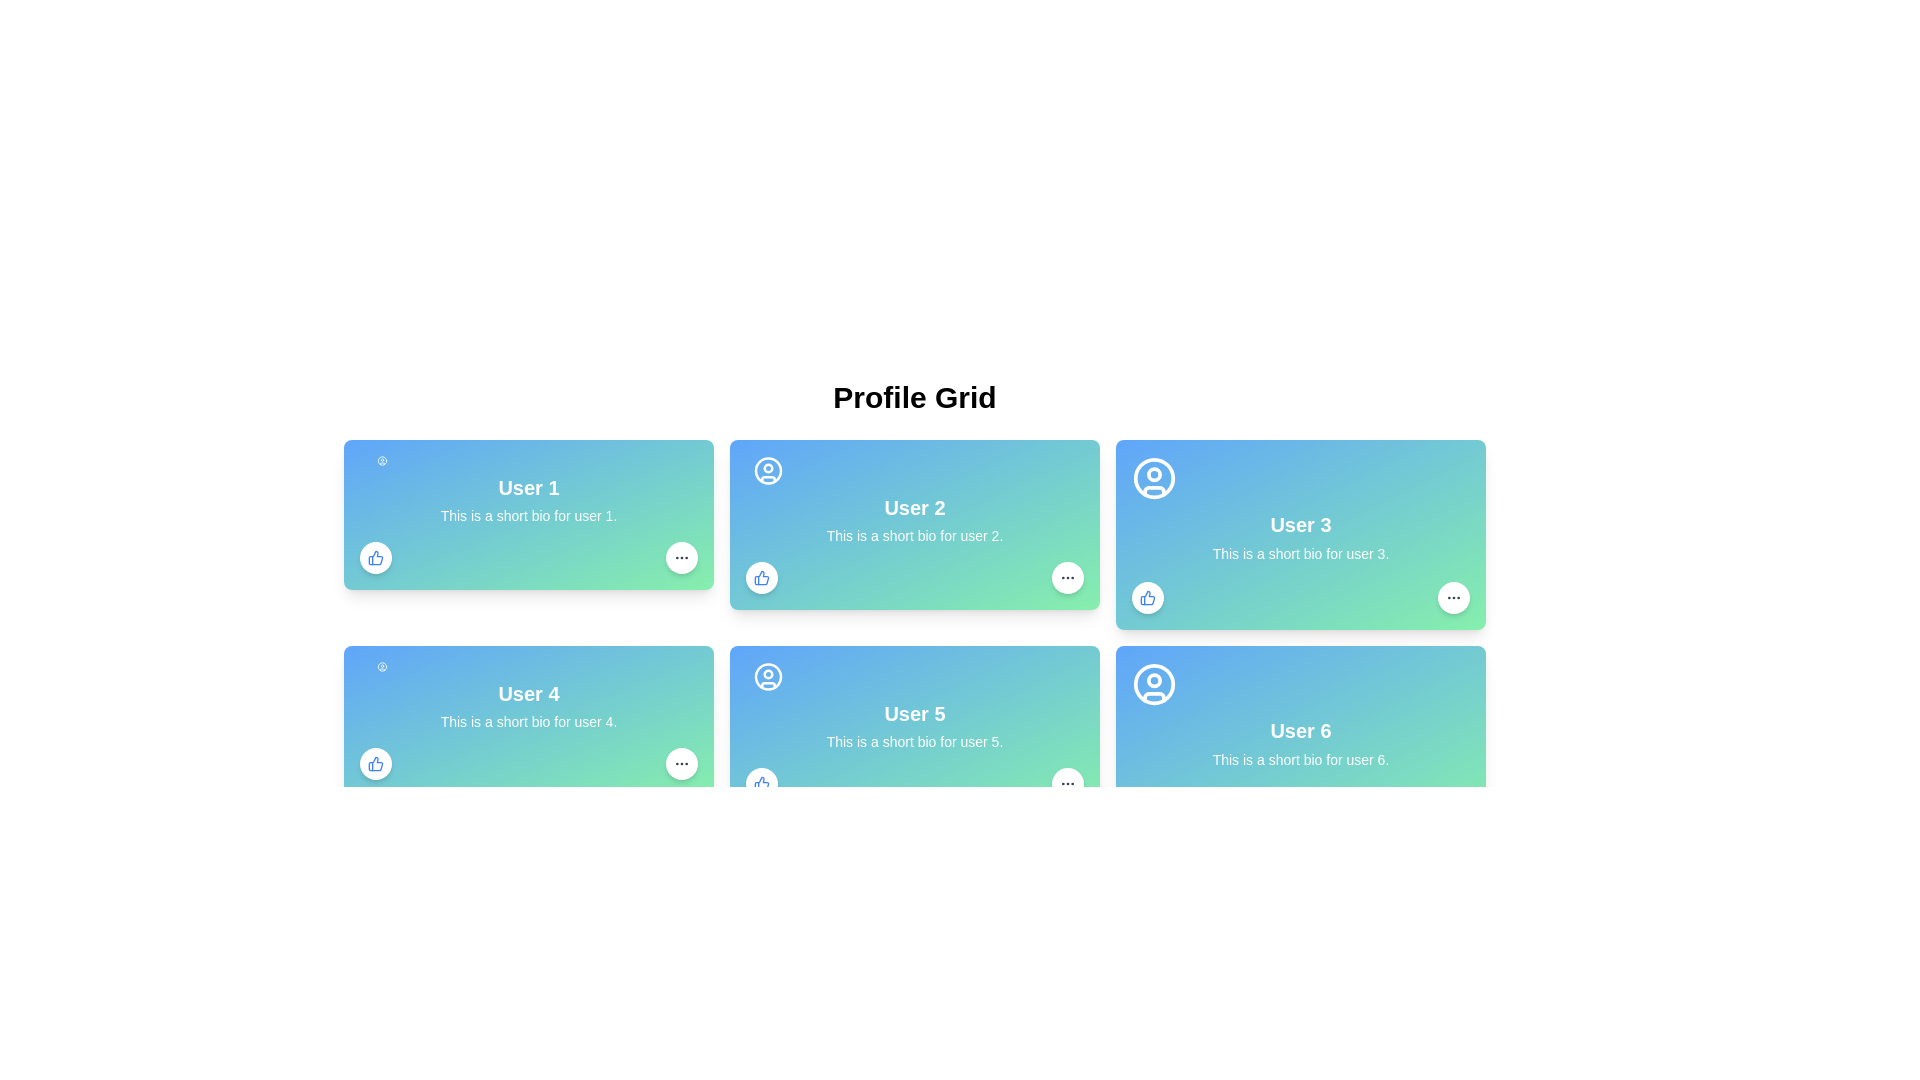 This screenshot has height=1080, width=1920. Describe the element at coordinates (1147, 596) in the screenshot. I see `the 'like' button located in the bottom-left corner of the 'User 3' card` at that location.